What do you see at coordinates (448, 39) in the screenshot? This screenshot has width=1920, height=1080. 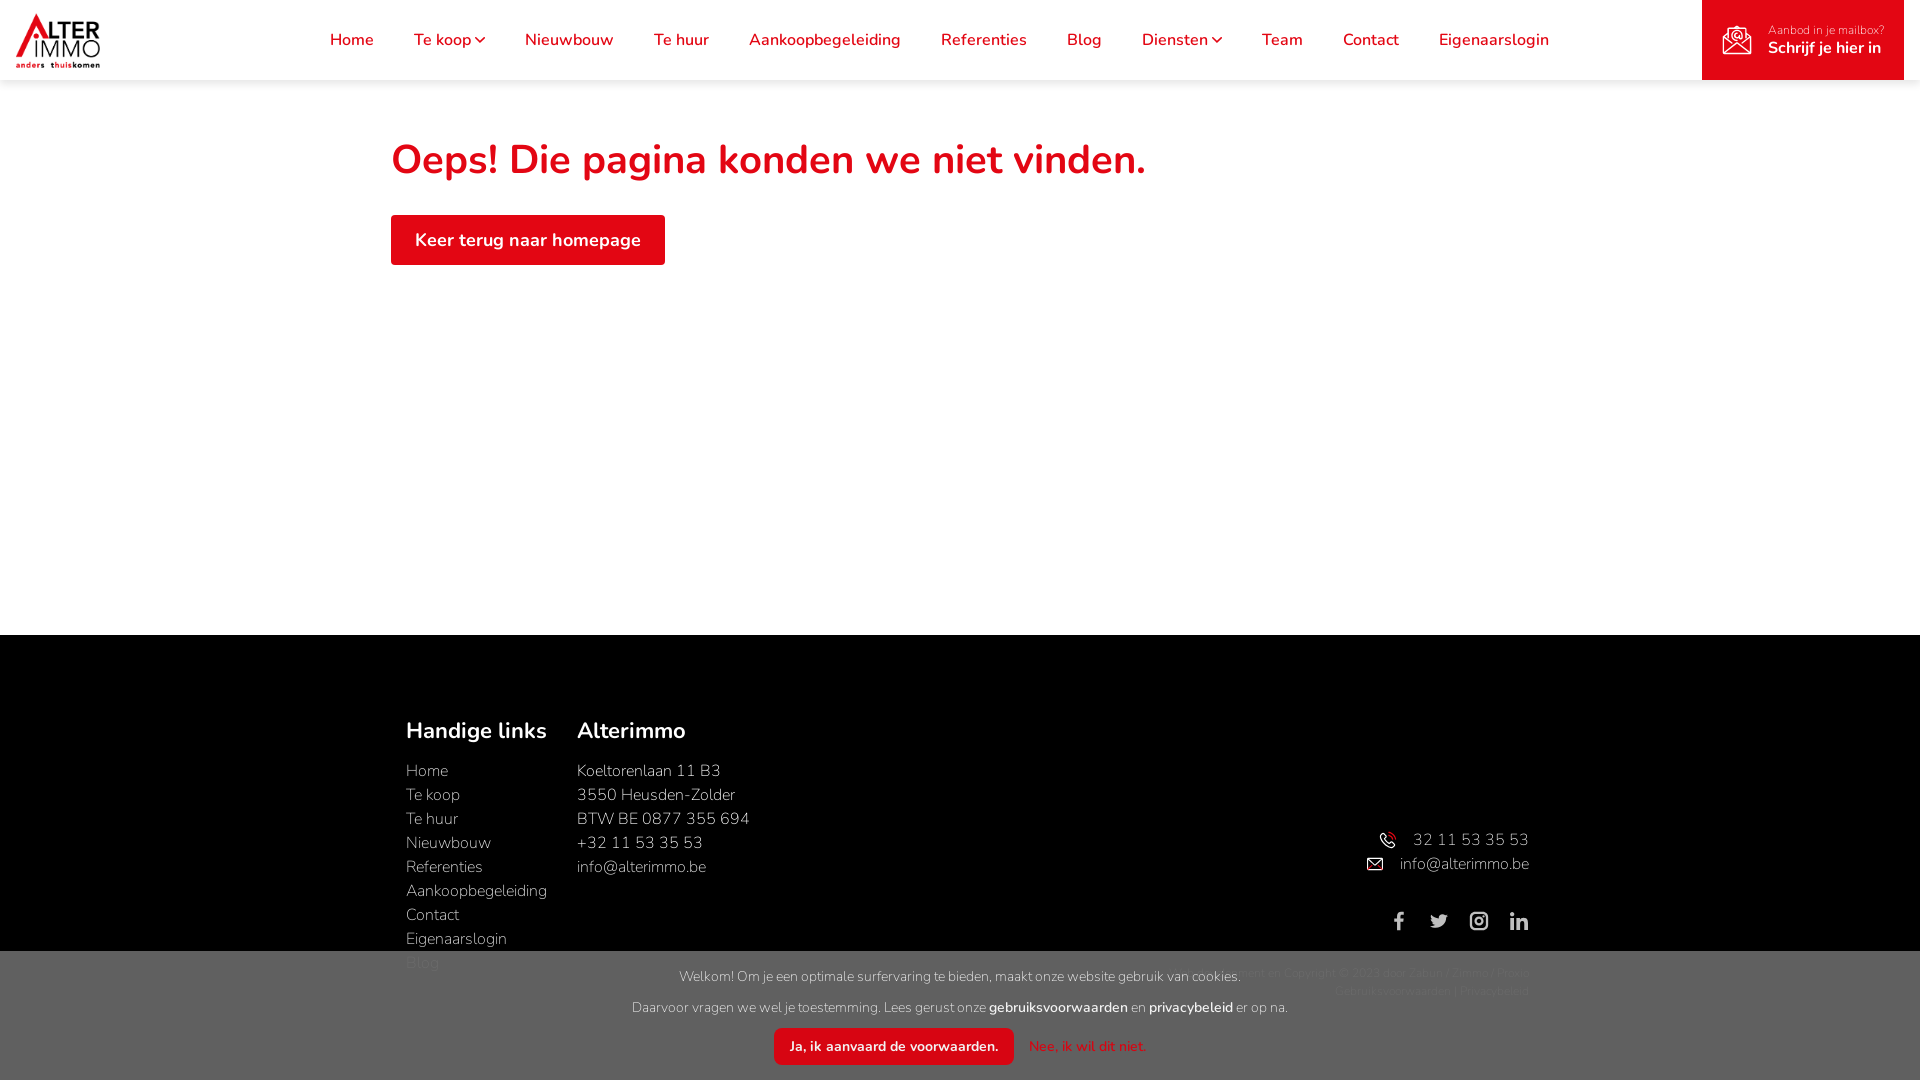 I see `'Te koop'` at bounding box center [448, 39].